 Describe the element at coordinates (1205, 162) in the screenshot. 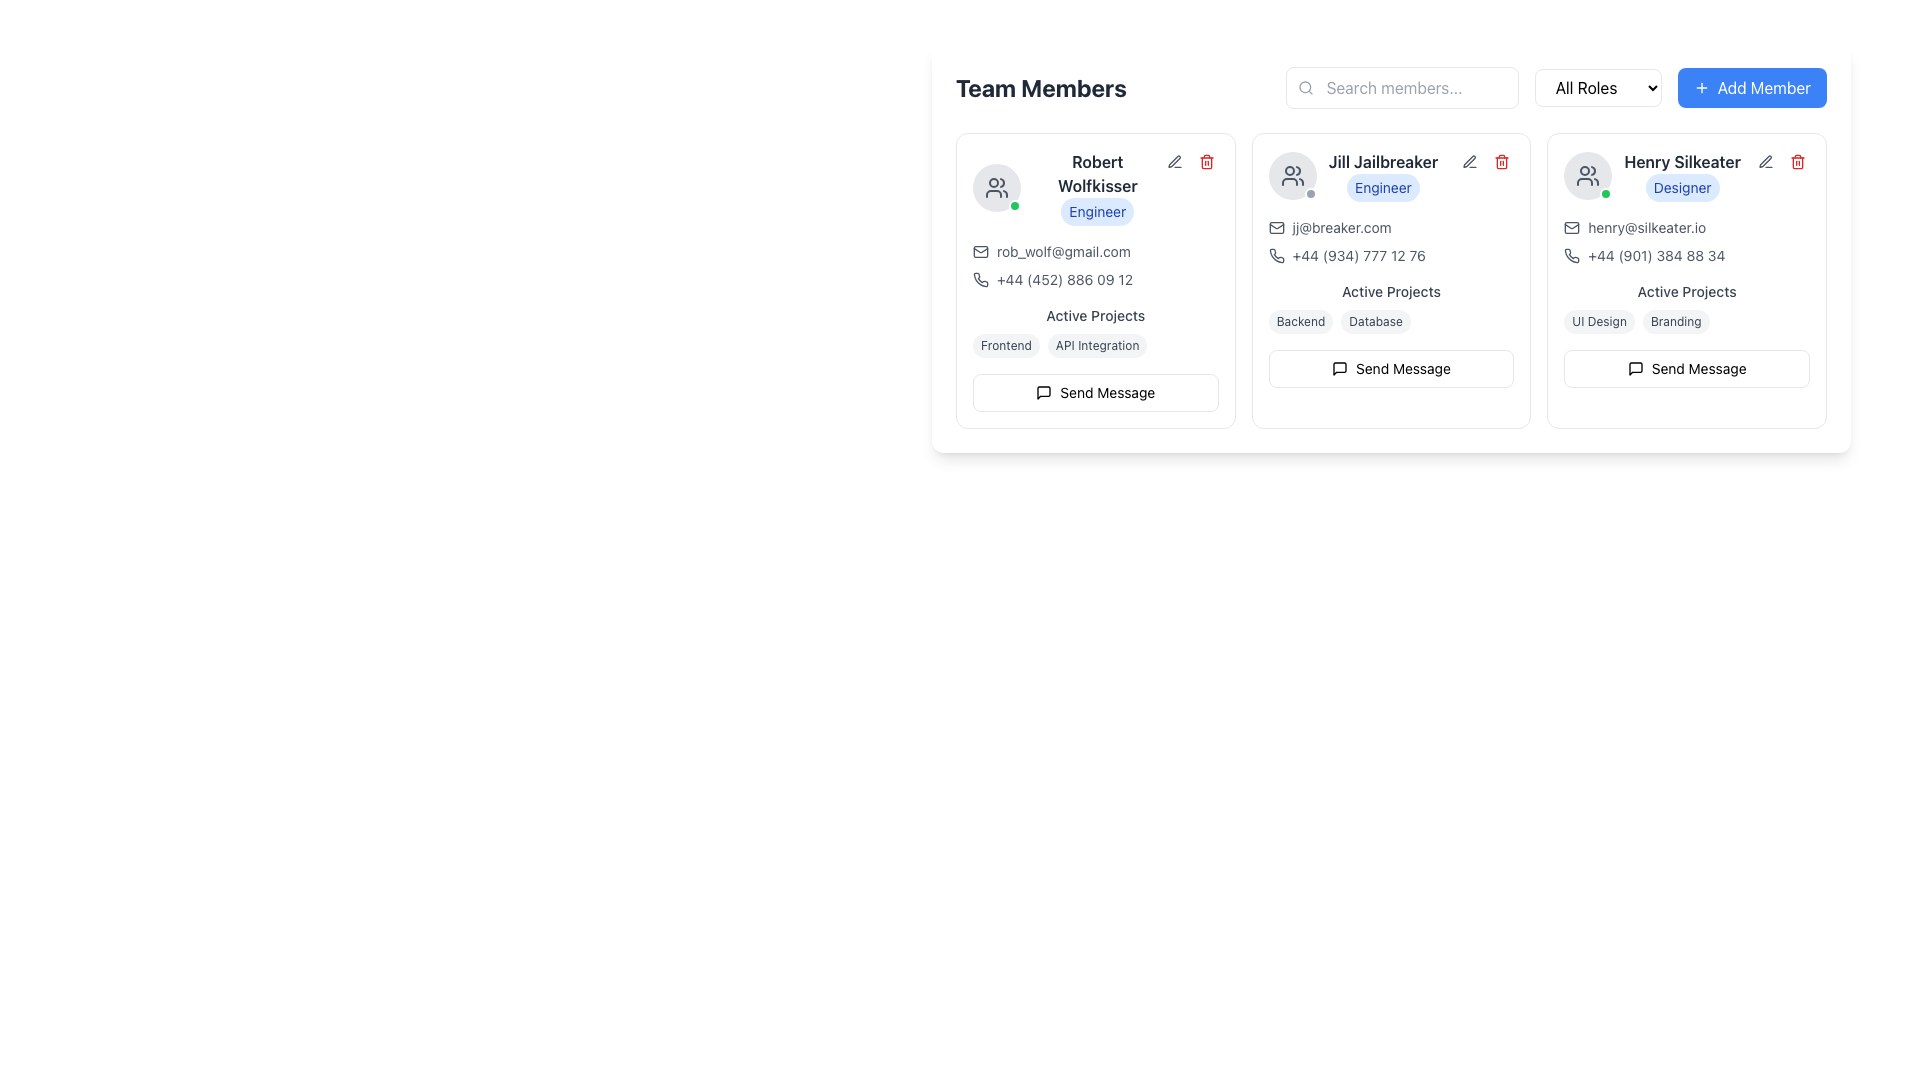

I see `the trash can icon located in the upper-right corner of Robert Wolfkisser's user card` at that location.